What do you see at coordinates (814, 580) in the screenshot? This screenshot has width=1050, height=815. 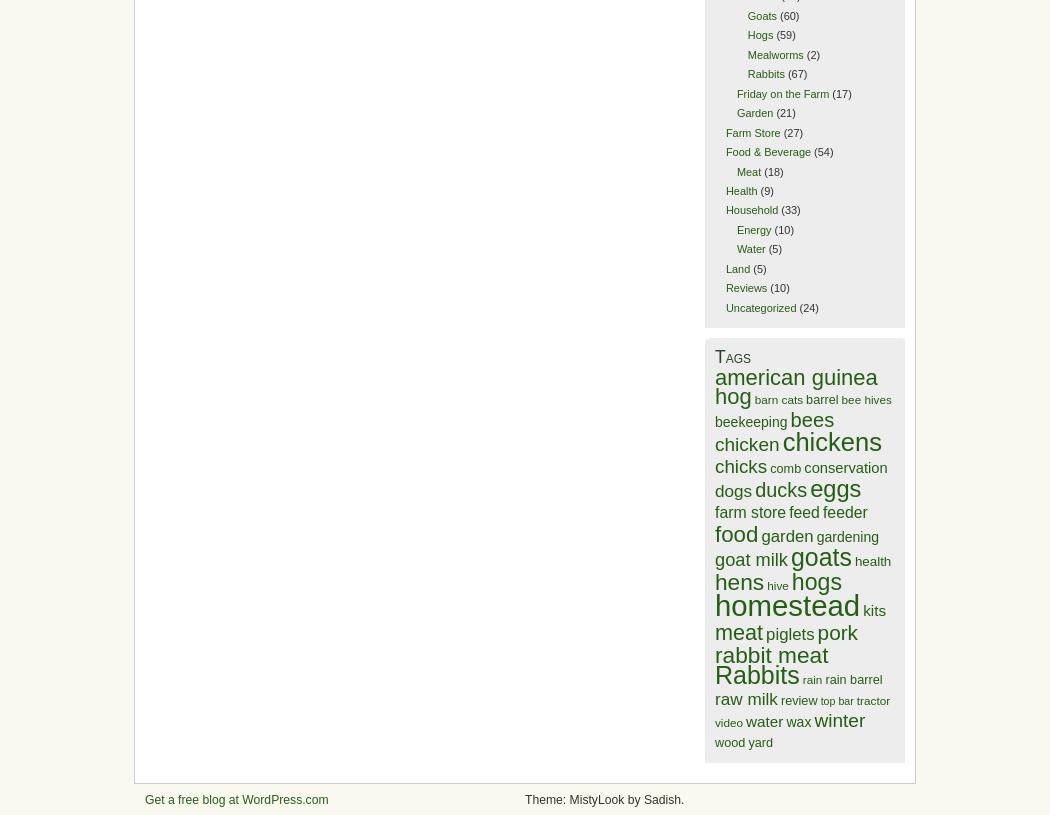 I see `'hogs'` at bounding box center [814, 580].